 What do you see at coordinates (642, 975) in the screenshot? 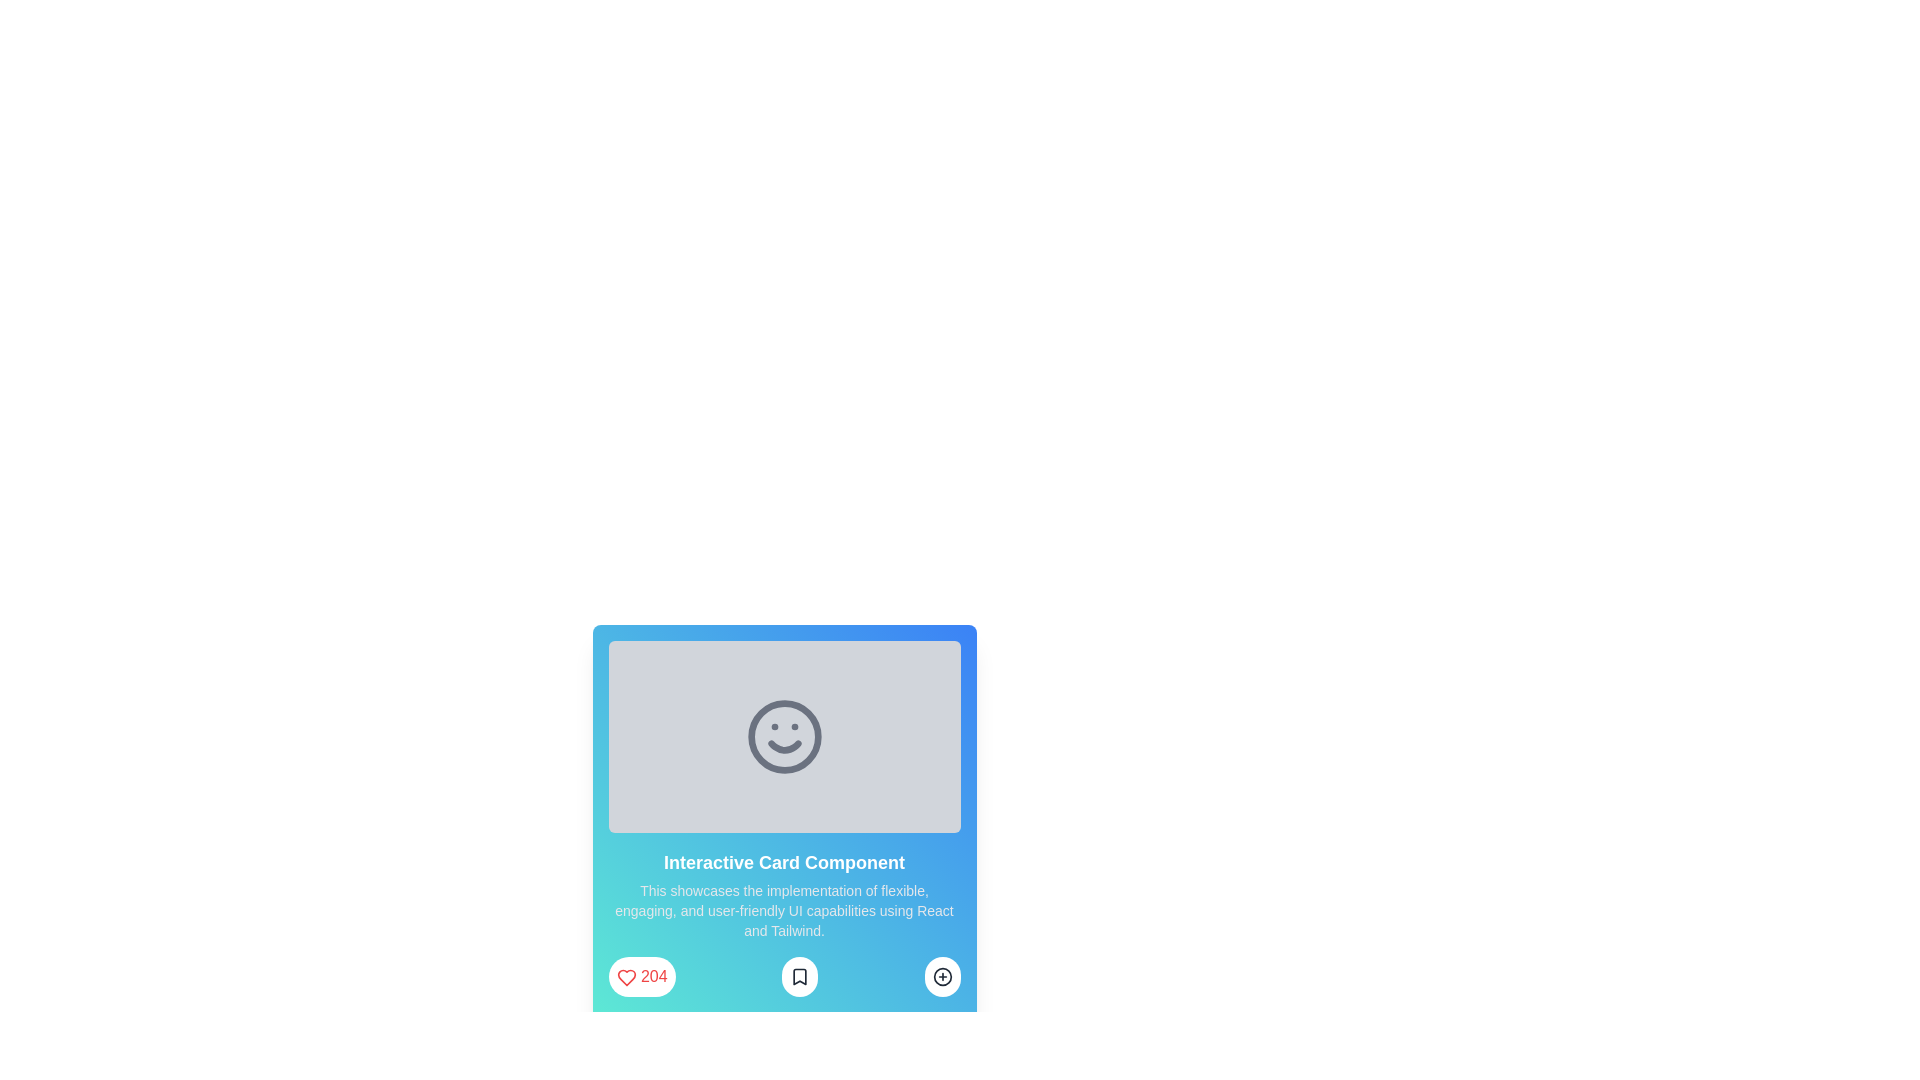
I see `the rounded button with a white background and red text that has a red heart icon and the number '204' to like` at bounding box center [642, 975].